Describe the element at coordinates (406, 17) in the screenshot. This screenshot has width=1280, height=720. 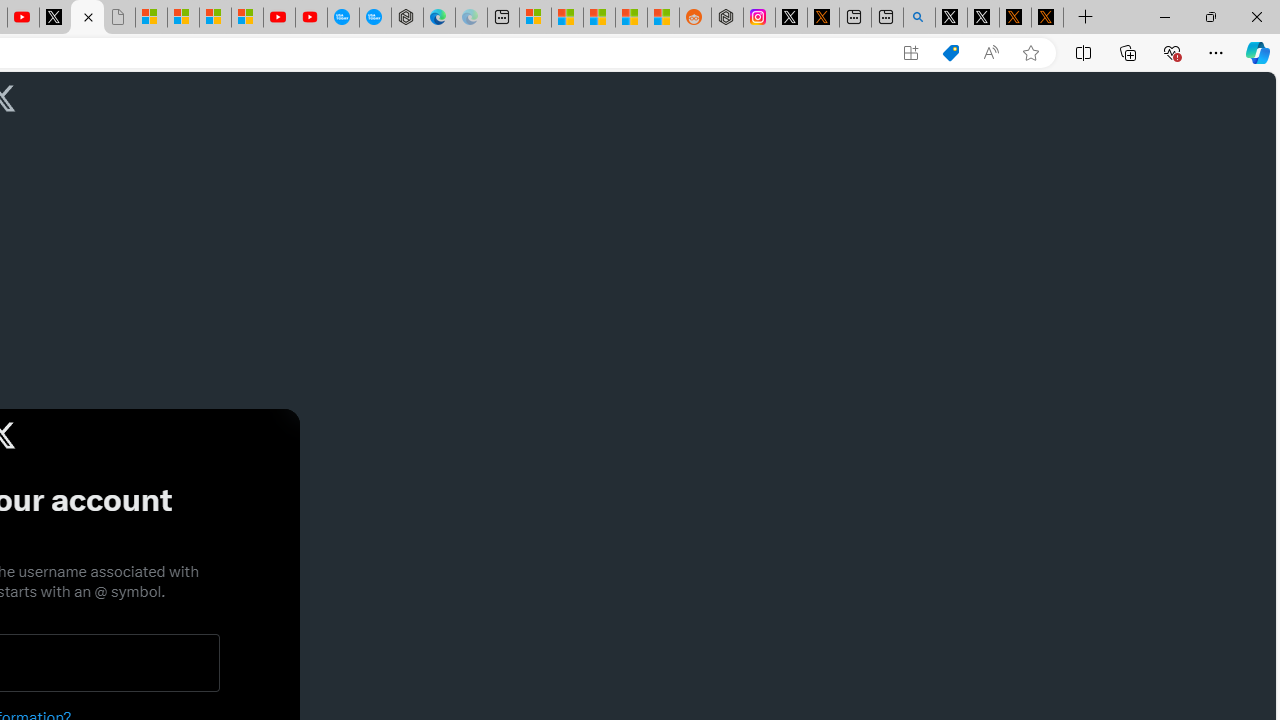
I see `'Nordace - Nordace has arrived Hong Kong'` at that location.